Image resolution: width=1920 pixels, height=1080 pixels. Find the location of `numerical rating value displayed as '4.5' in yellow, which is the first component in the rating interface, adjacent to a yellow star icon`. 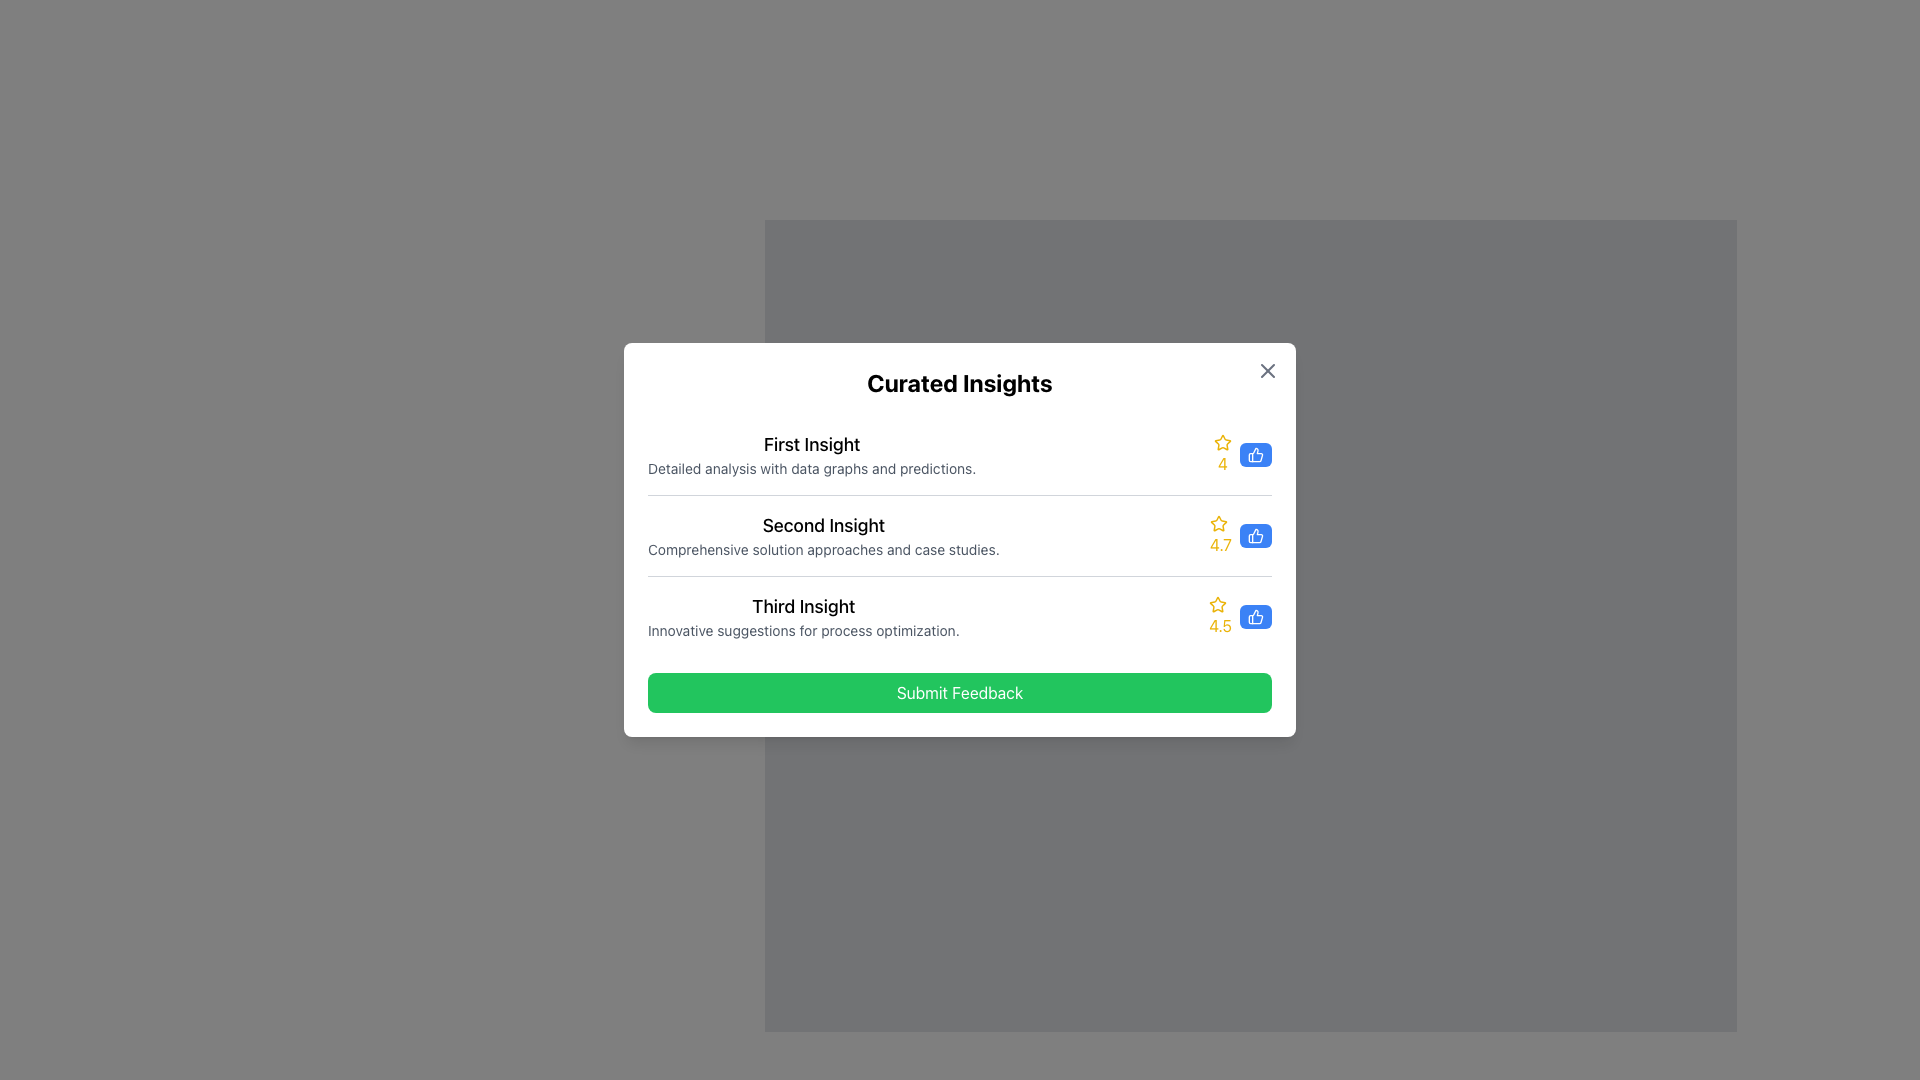

numerical rating value displayed as '4.5' in yellow, which is the first component in the rating interface, adjacent to a yellow star icon is located at coordinates (1219, 616).